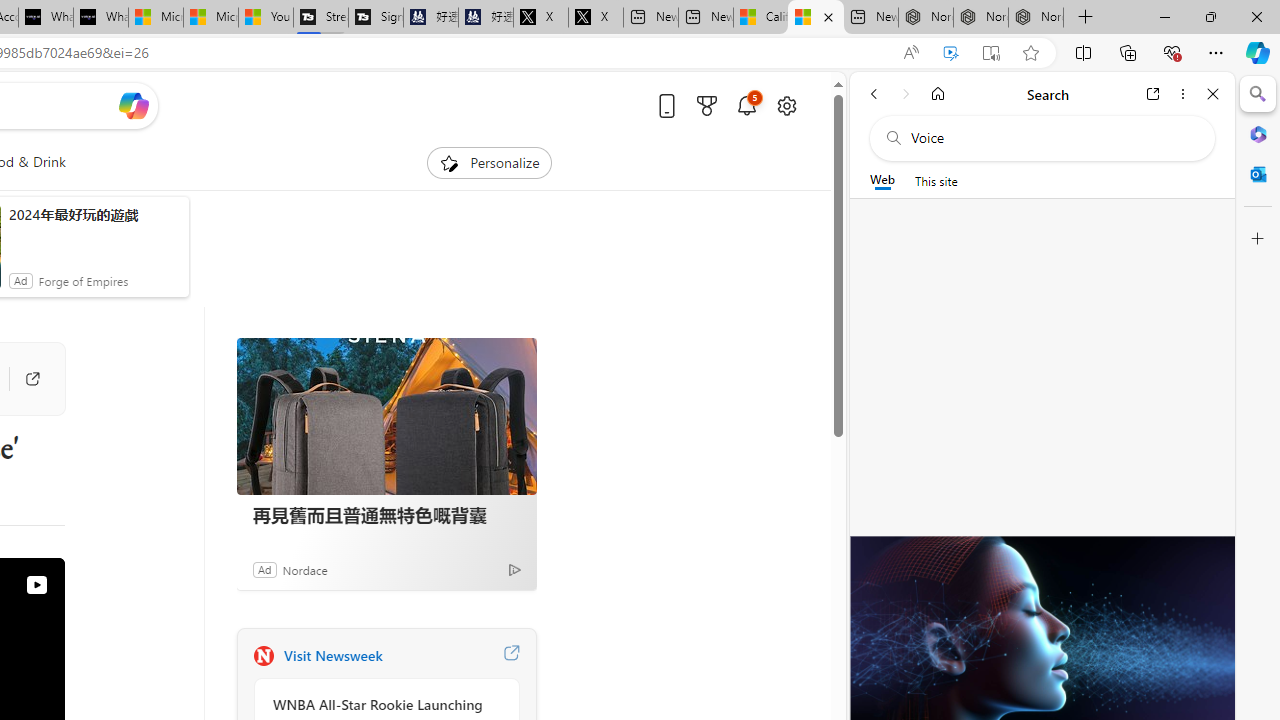 Image resolution: width=1280 pixels, height=720 pixels. Describe the element at coordinates (488, 162) in the screenshot. I see `'Personalize'` at that location.